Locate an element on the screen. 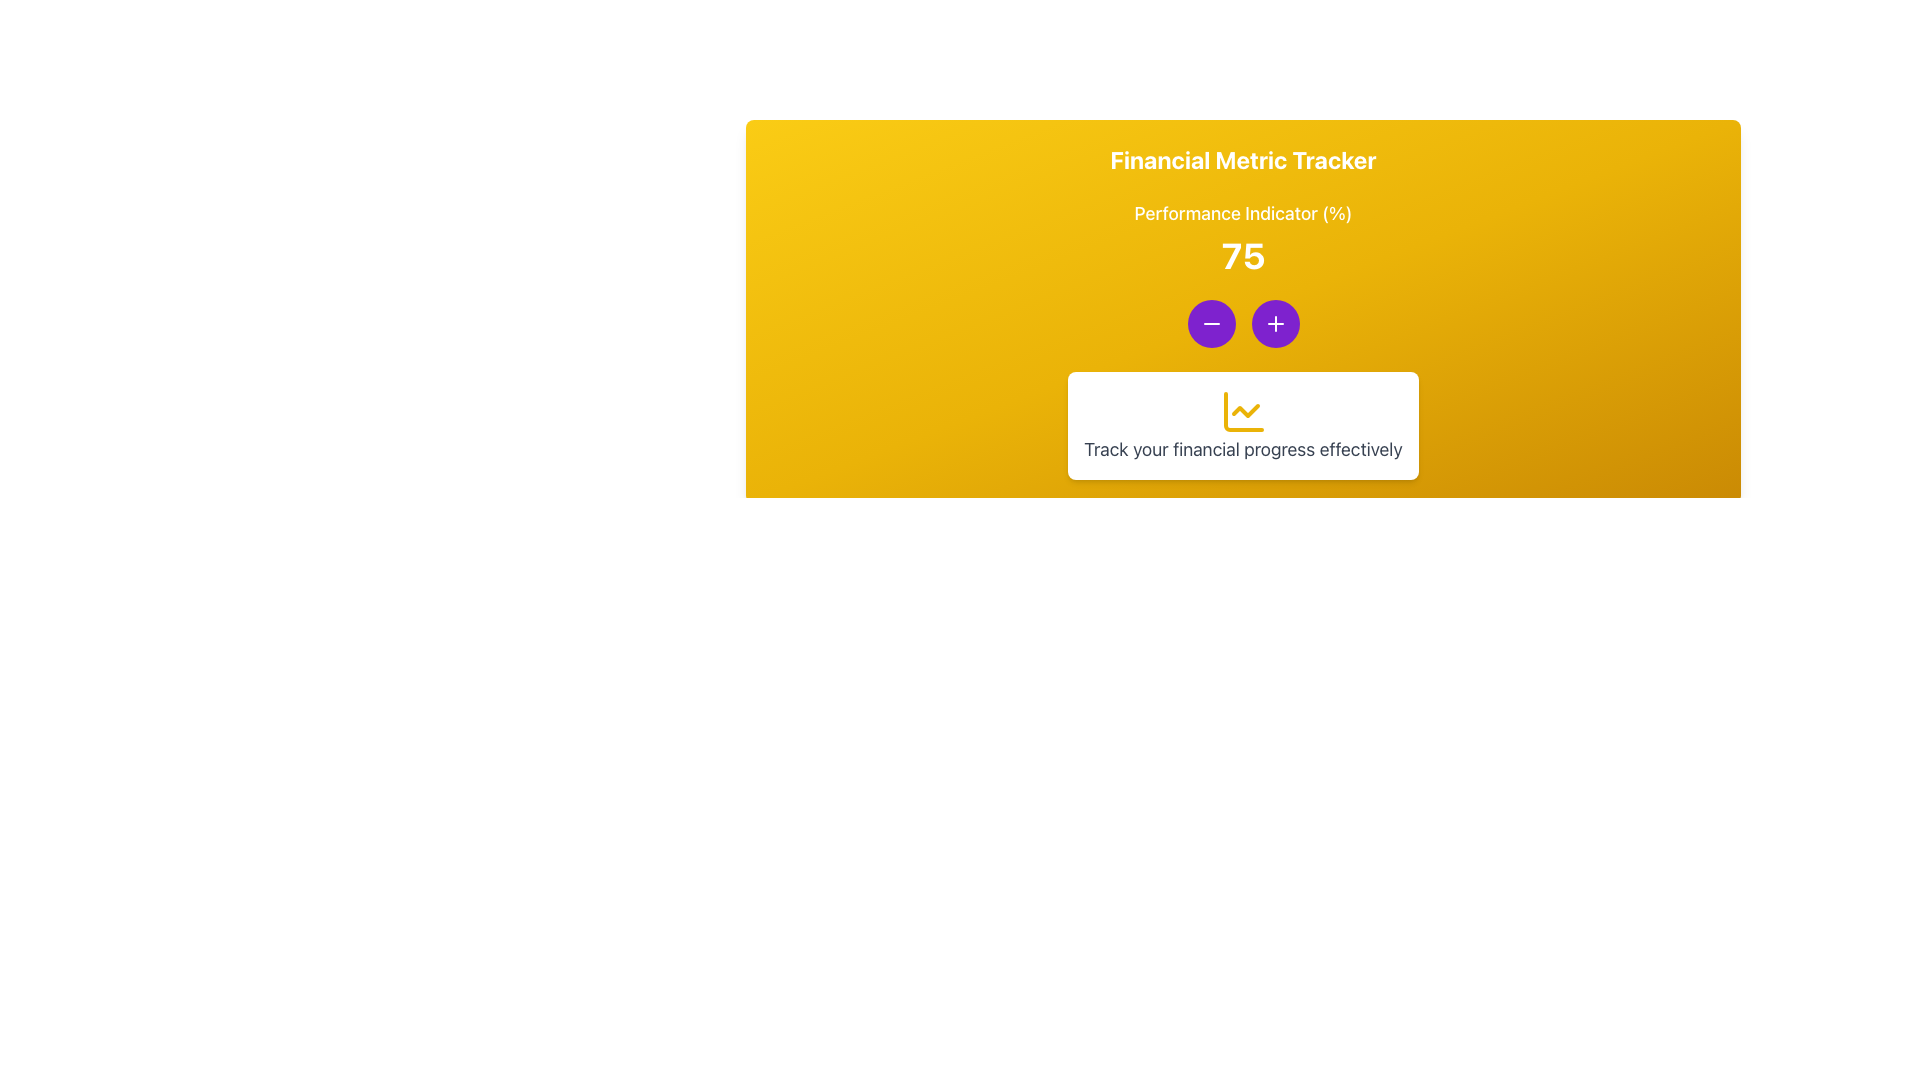  the text block containing the message 'Track your financial progress effectively' with a yellow line chart icon, located at the bottom of the 'Financial Metric Tracker' card is located at coordinates (1242, 424).